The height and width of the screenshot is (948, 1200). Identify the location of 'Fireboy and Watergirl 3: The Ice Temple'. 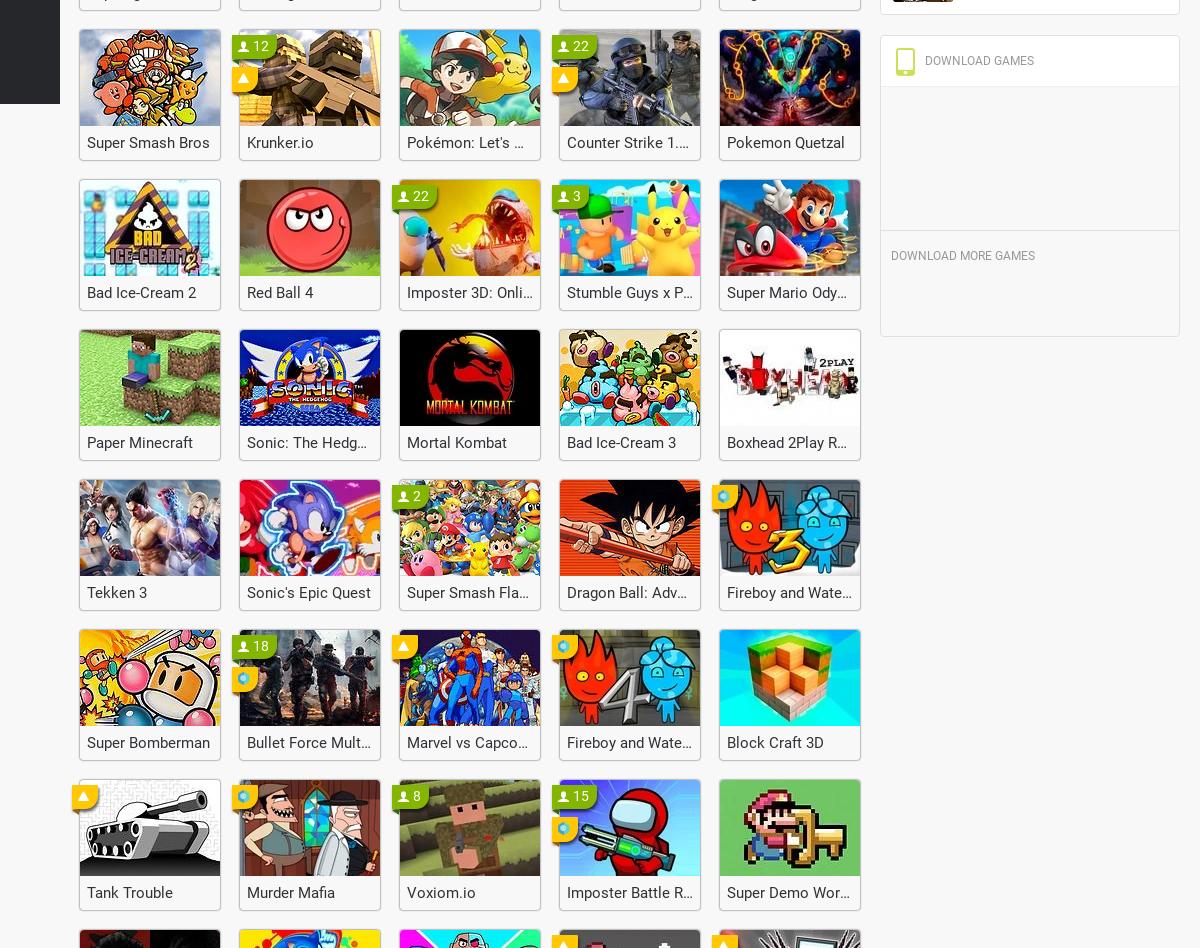
(857, 592).